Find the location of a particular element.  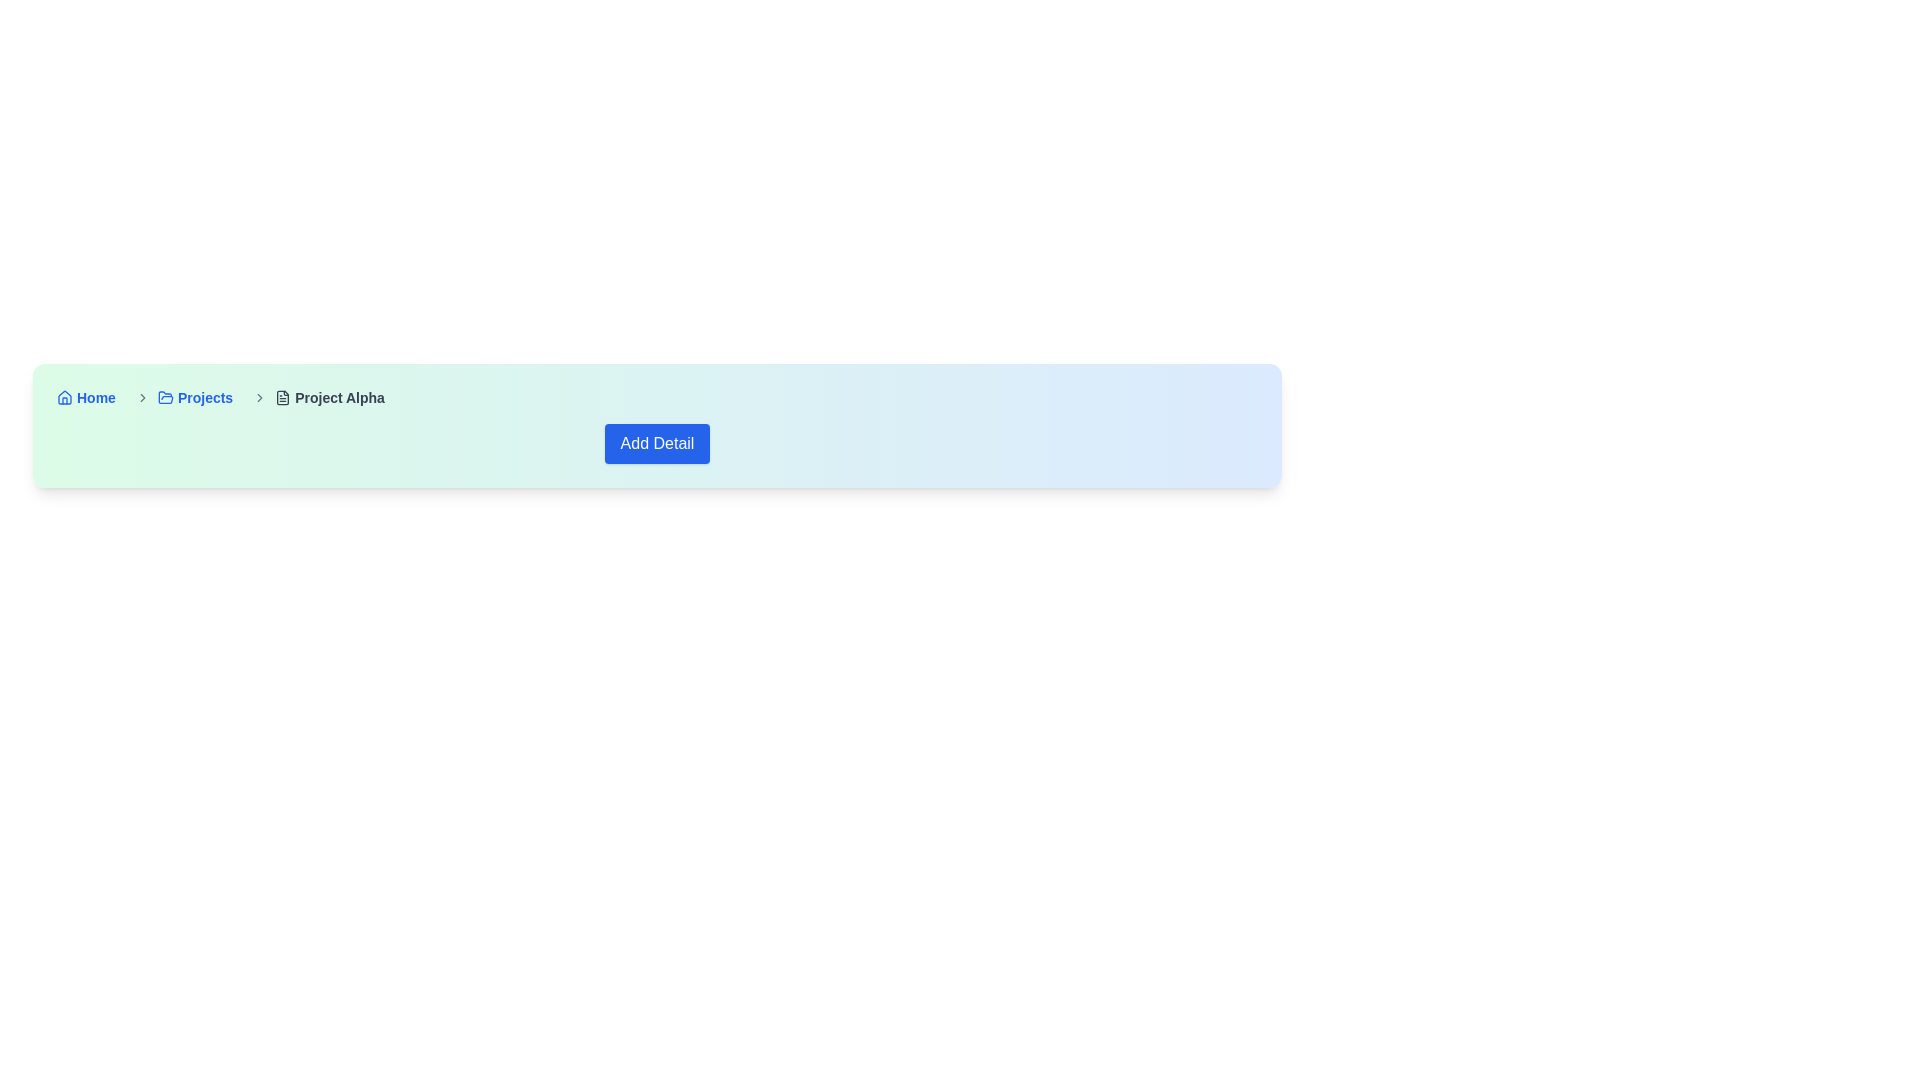

the hyperlink with icon in the breadcrumb navigation that links to the Projects page is located at coordinates (195, 397).